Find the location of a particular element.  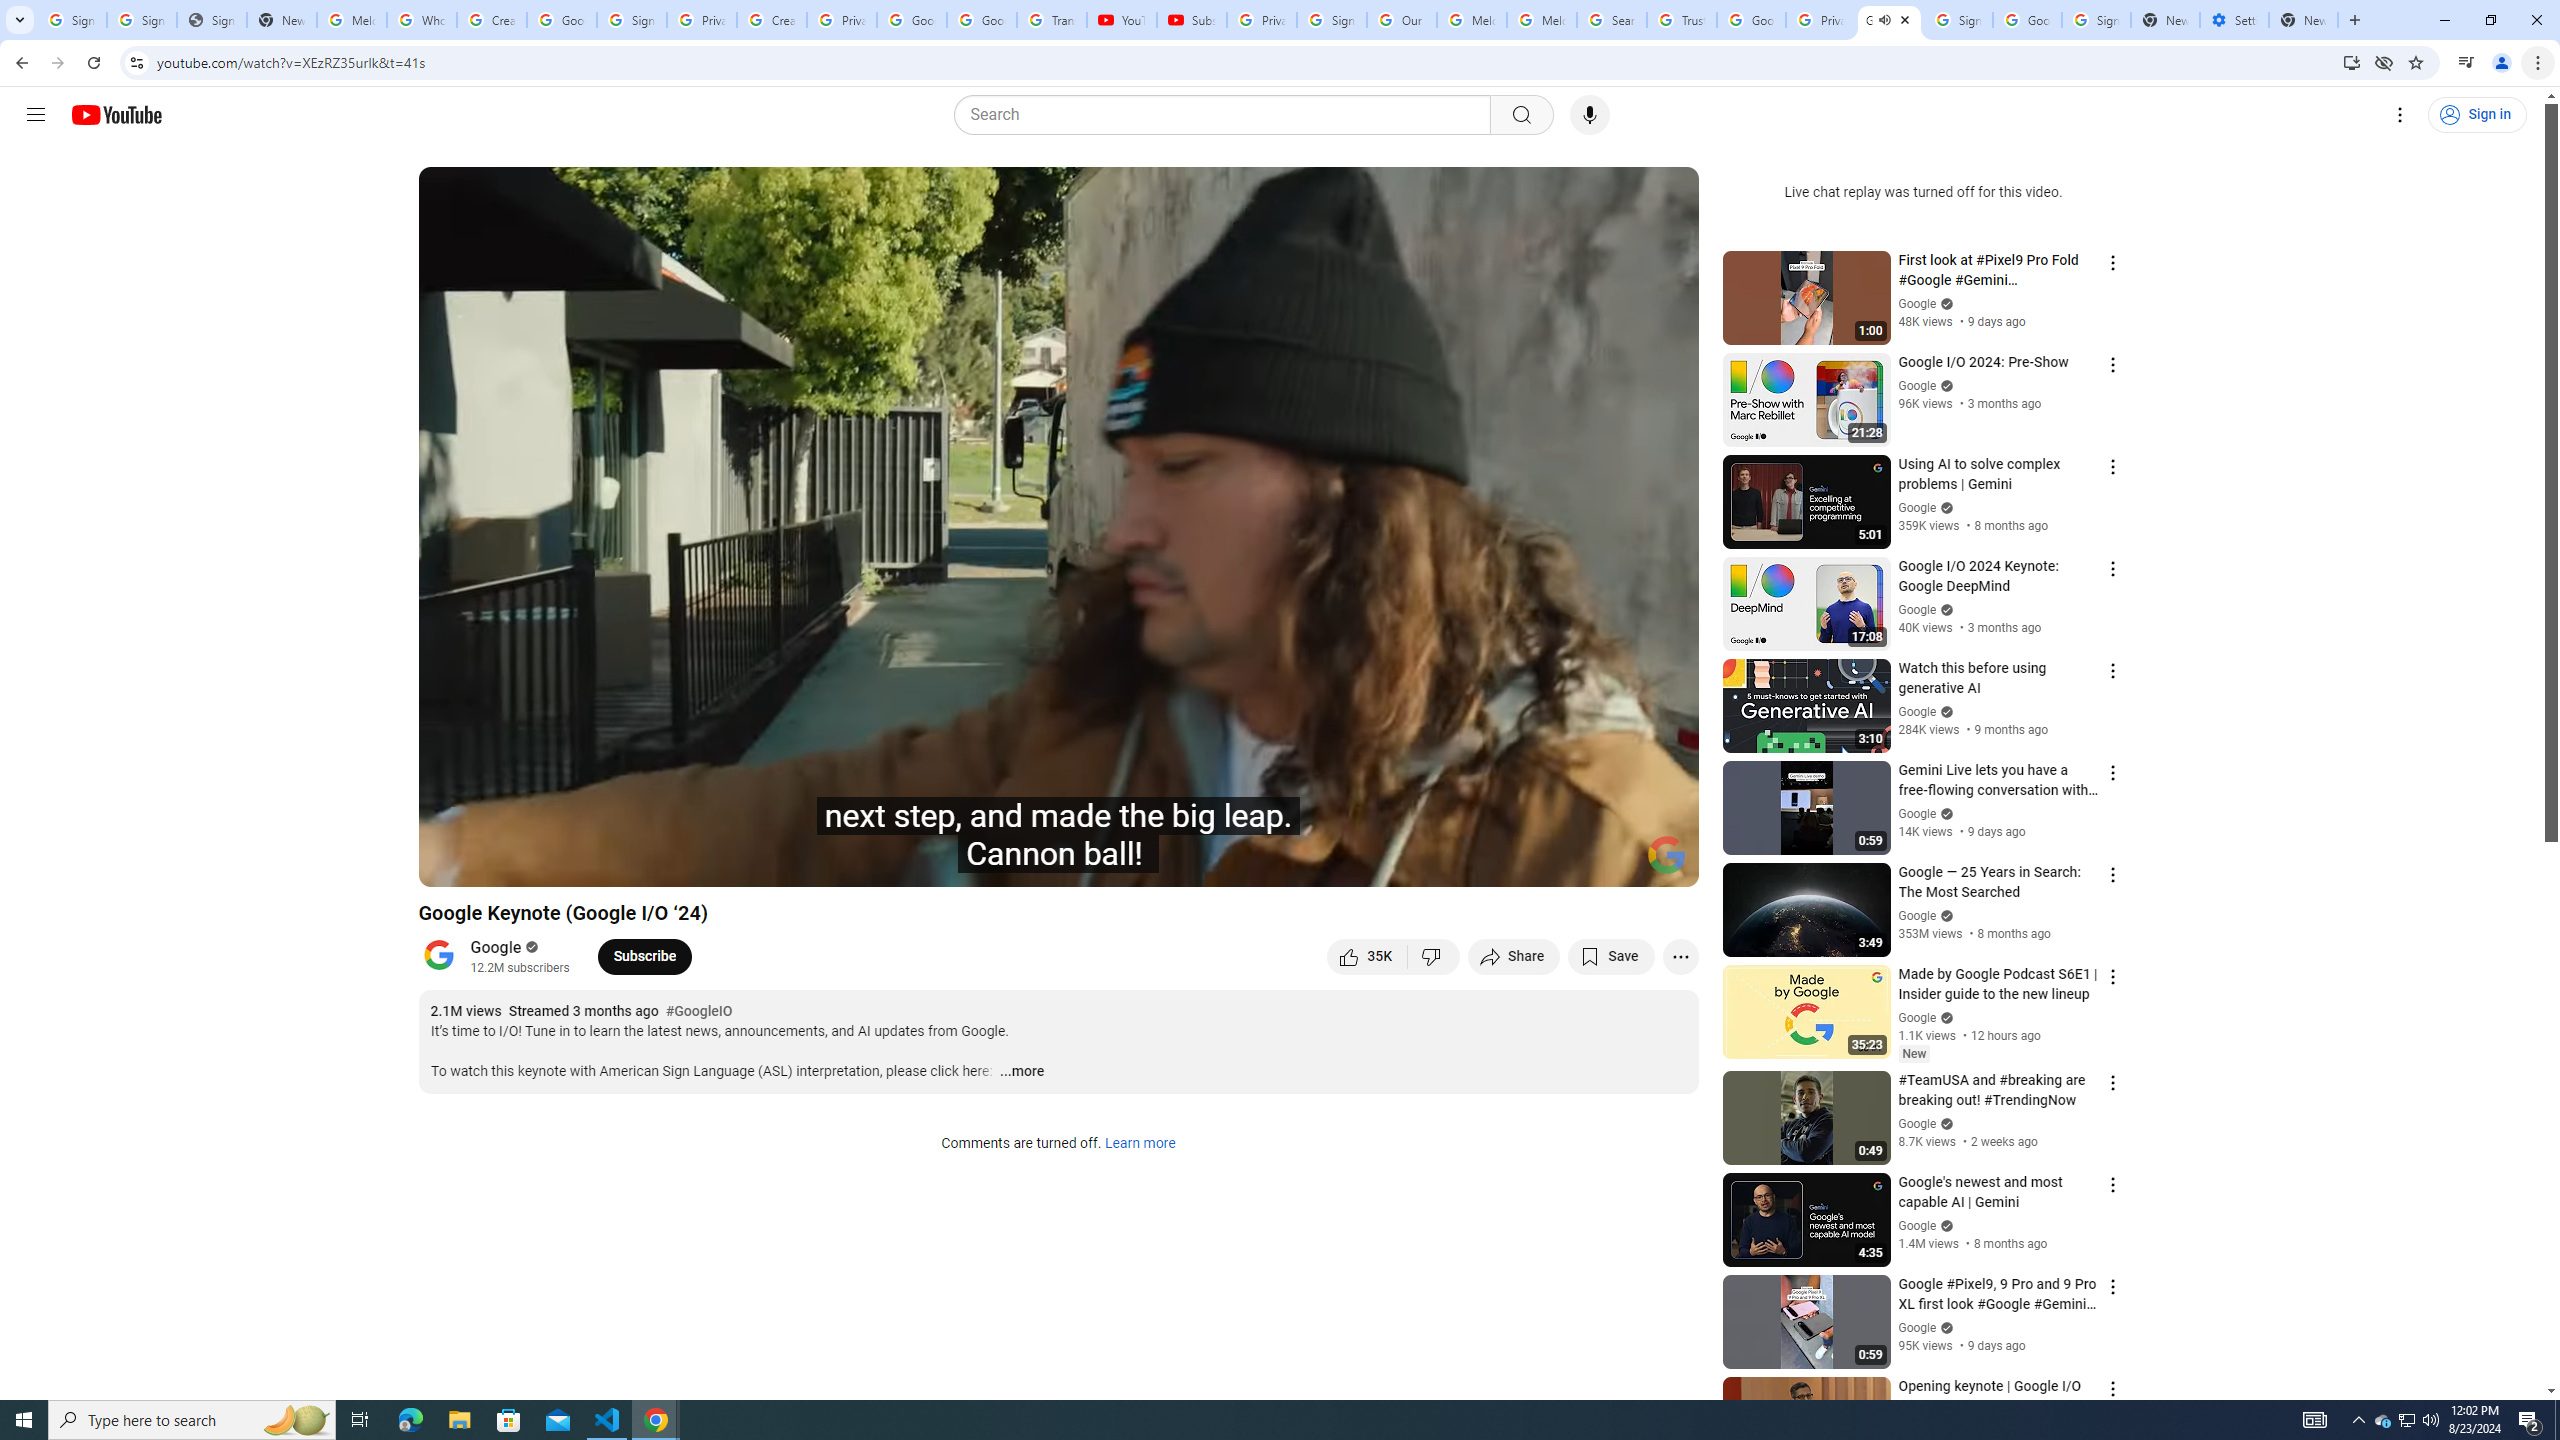

'Who is my administrator? - Google Account Help' is located at coordinates (421, 19).